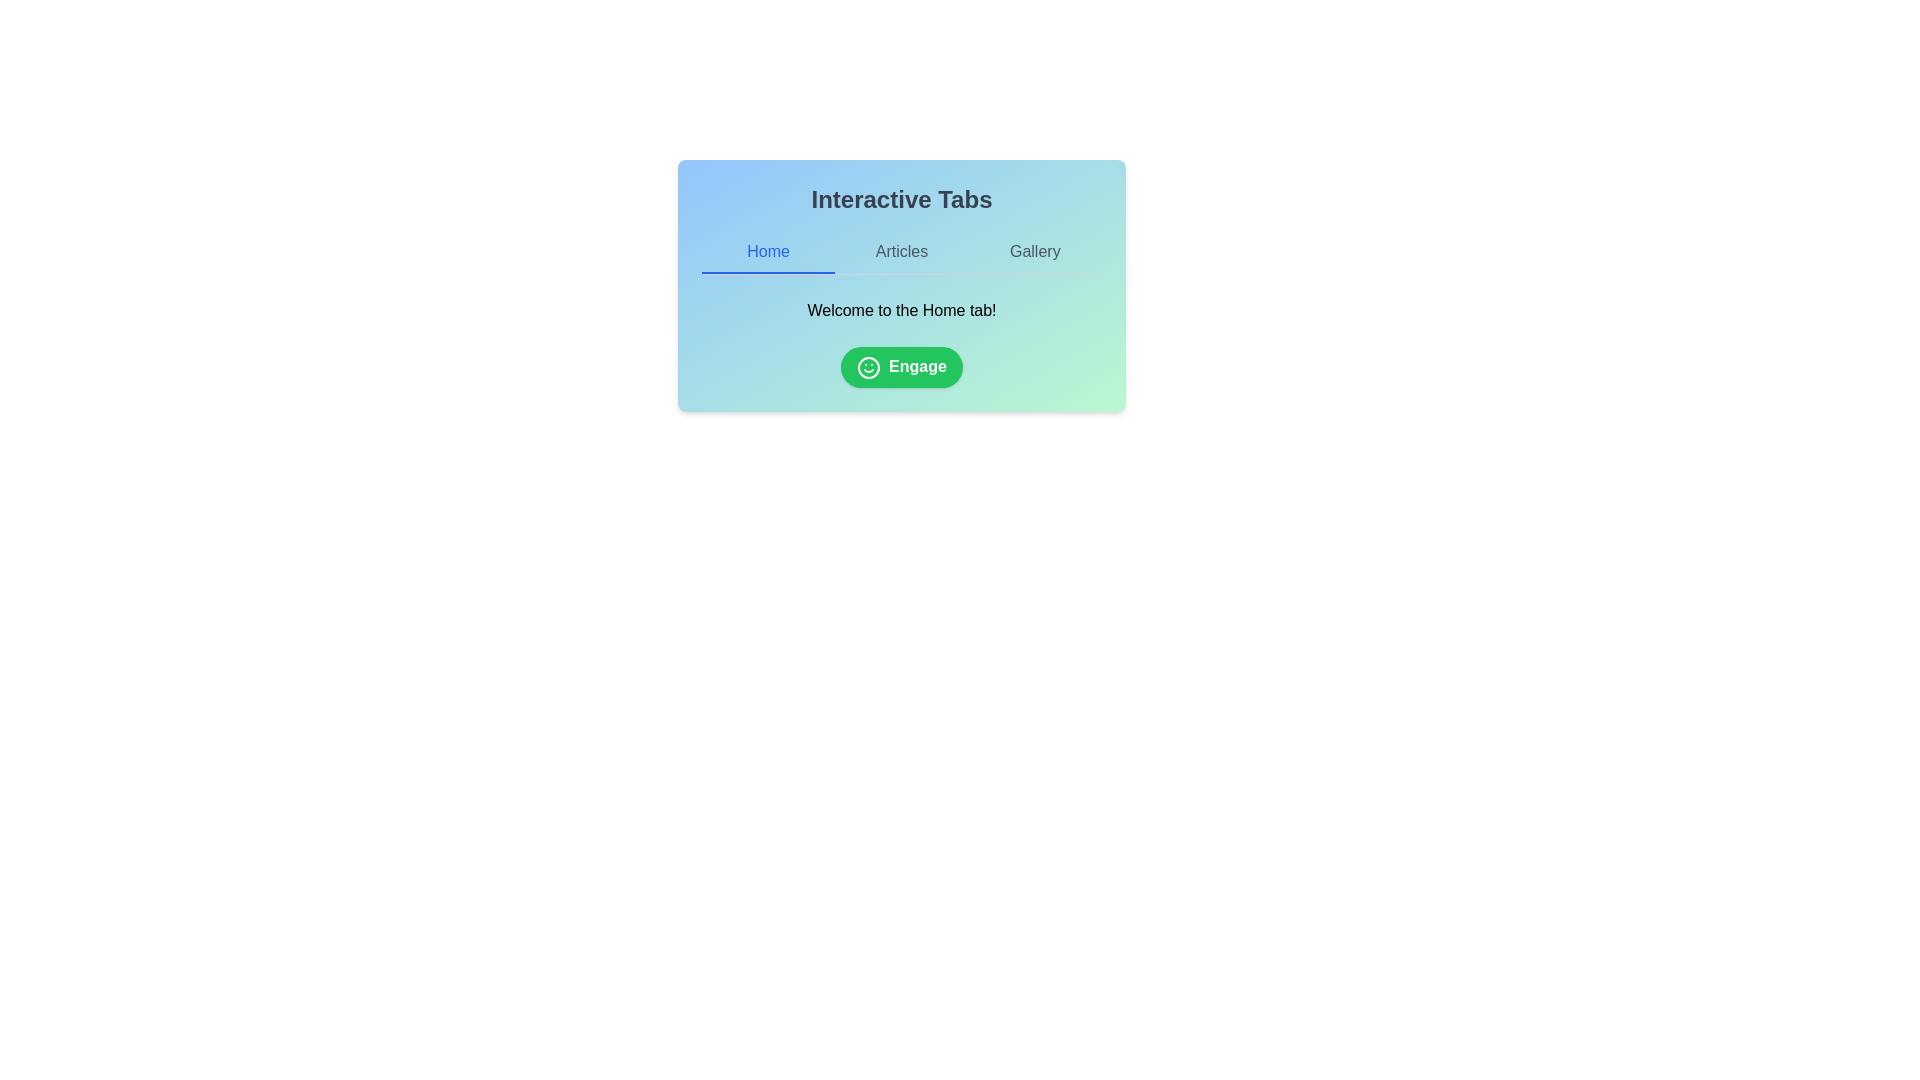 The height and width of the screenshot is (1080, 1920). I want to click on the prominent button located centrally within the segment displaying 'Welcome to the Home tab!', so click(901, 367).